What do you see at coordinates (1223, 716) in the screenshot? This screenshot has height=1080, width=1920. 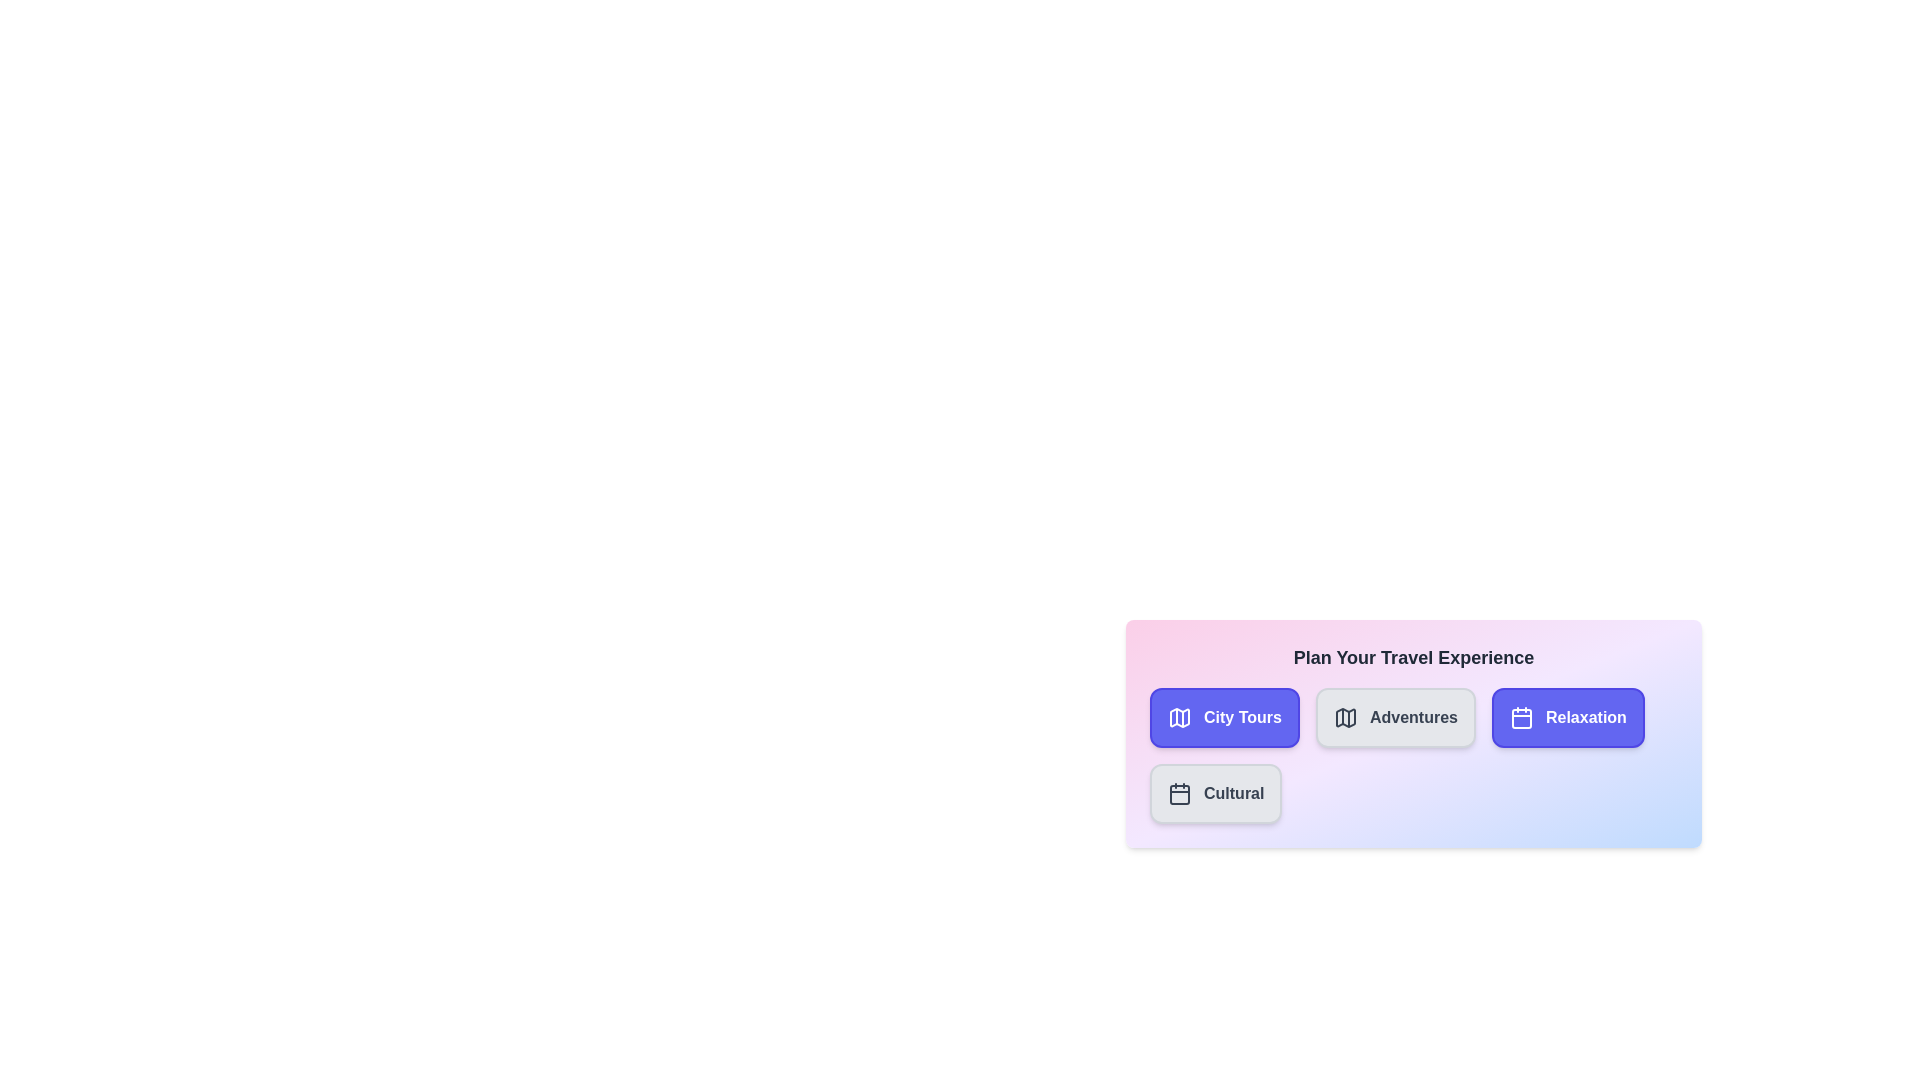 I see `the category City Tours` at bounding box center [1223, 716].